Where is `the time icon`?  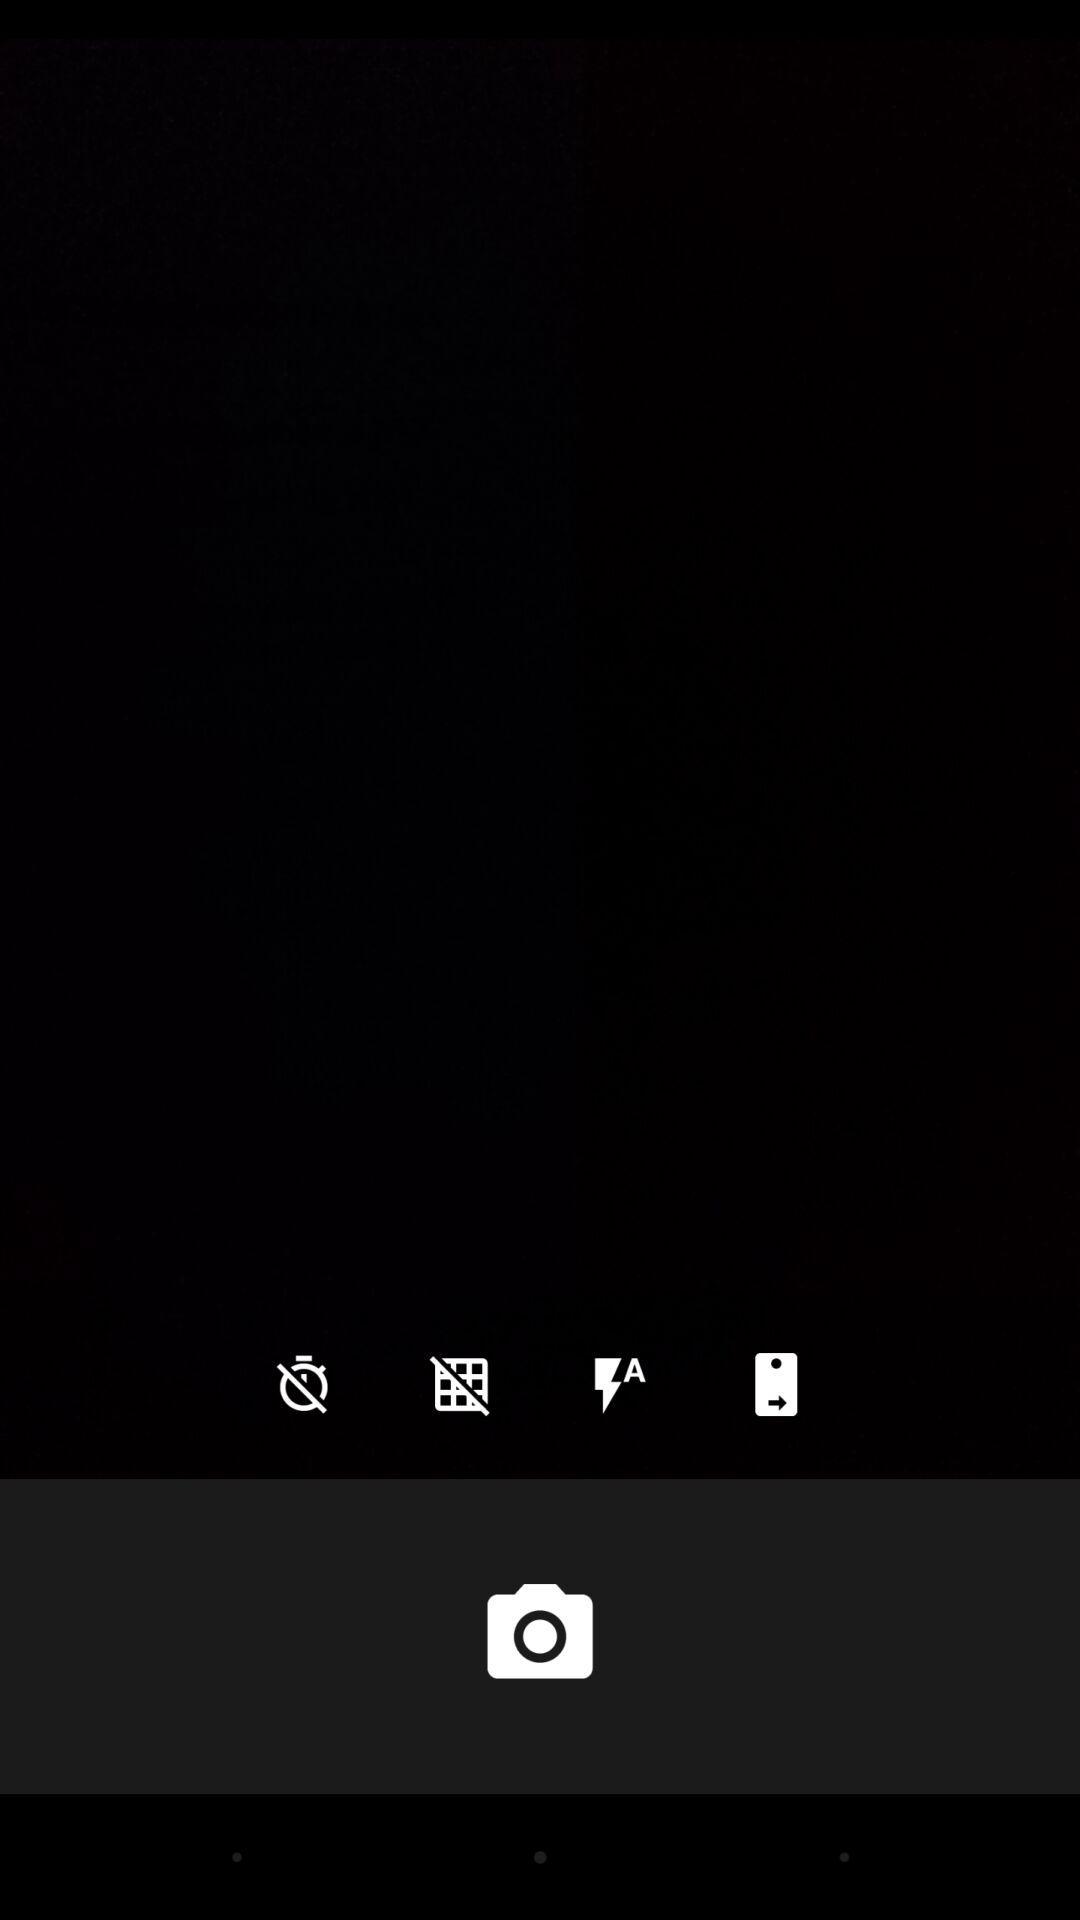
the time icon is located at coordinates (303, 1383).